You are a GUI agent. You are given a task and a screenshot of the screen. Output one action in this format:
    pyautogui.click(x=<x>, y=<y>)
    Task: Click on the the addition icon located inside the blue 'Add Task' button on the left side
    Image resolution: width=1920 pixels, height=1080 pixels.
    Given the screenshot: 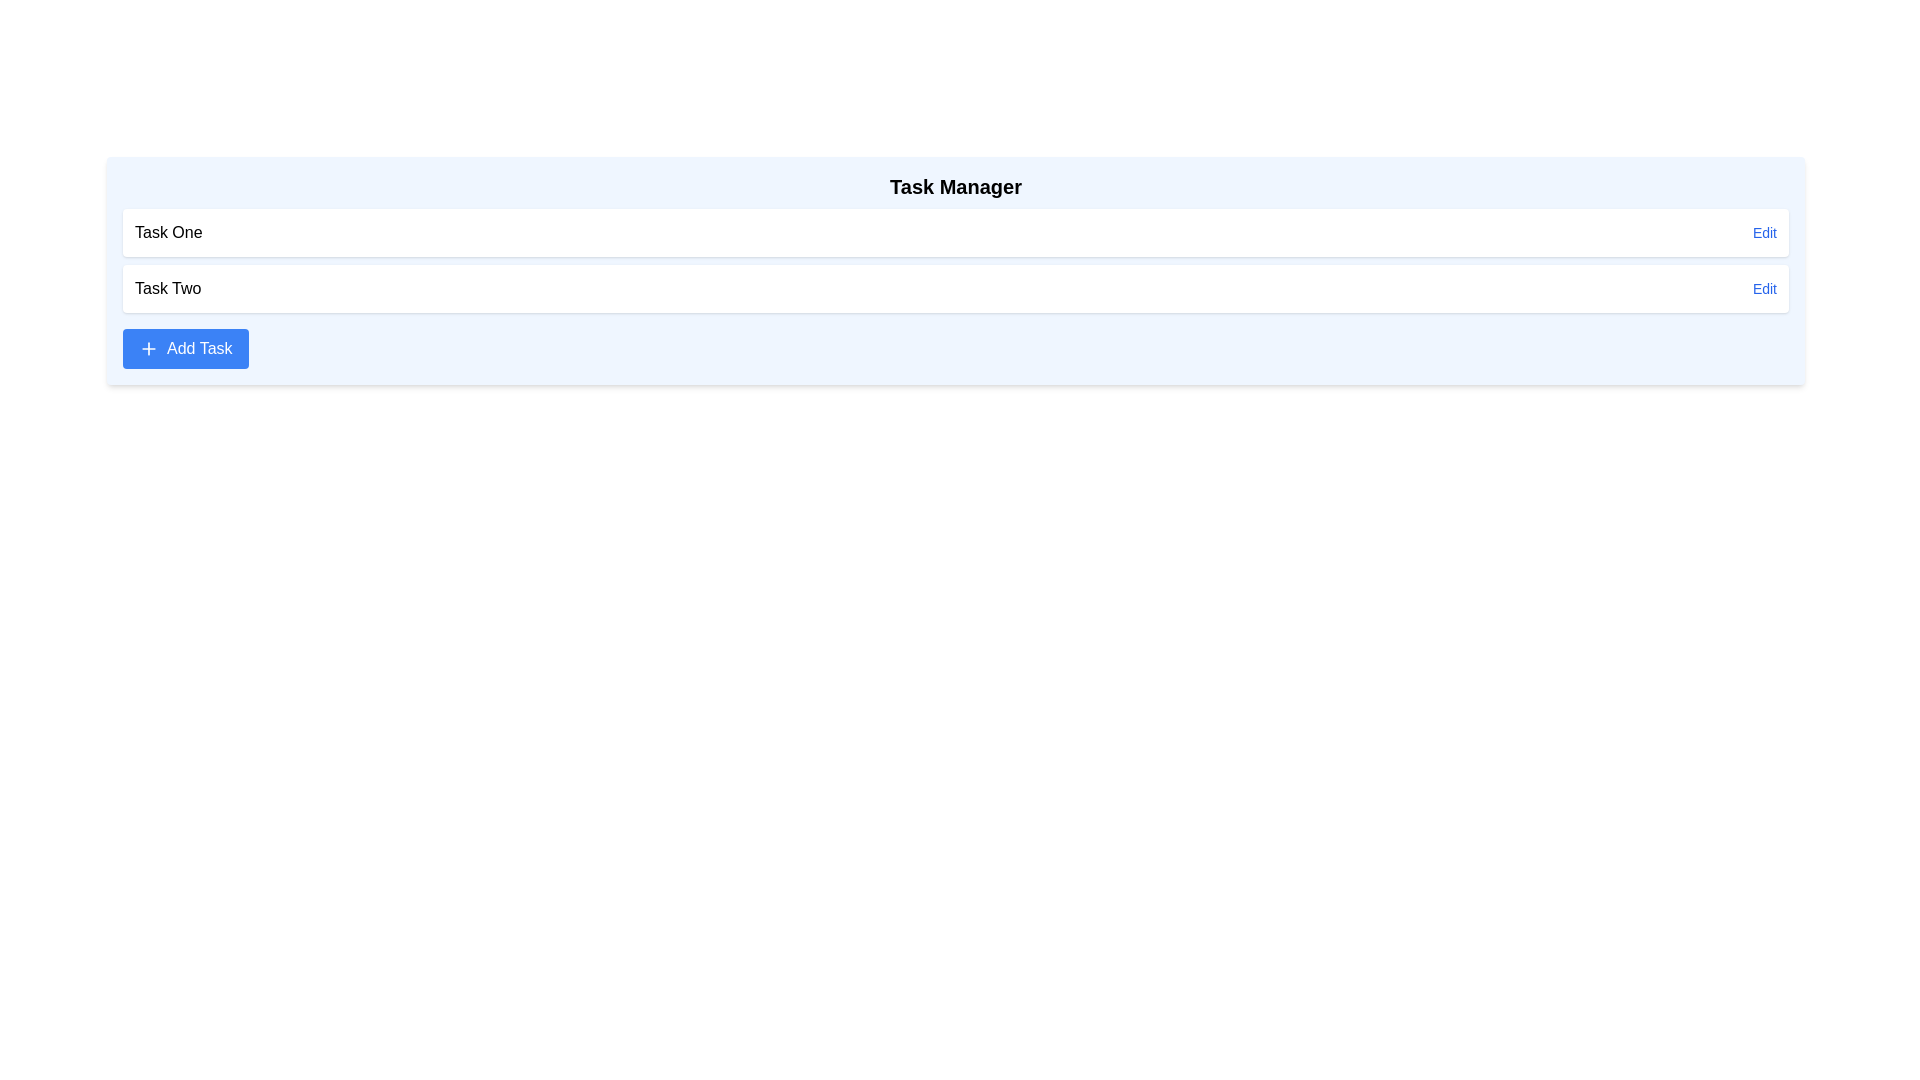 What is the action you would take?
    pyautogui.click(x=147, y=347)
    